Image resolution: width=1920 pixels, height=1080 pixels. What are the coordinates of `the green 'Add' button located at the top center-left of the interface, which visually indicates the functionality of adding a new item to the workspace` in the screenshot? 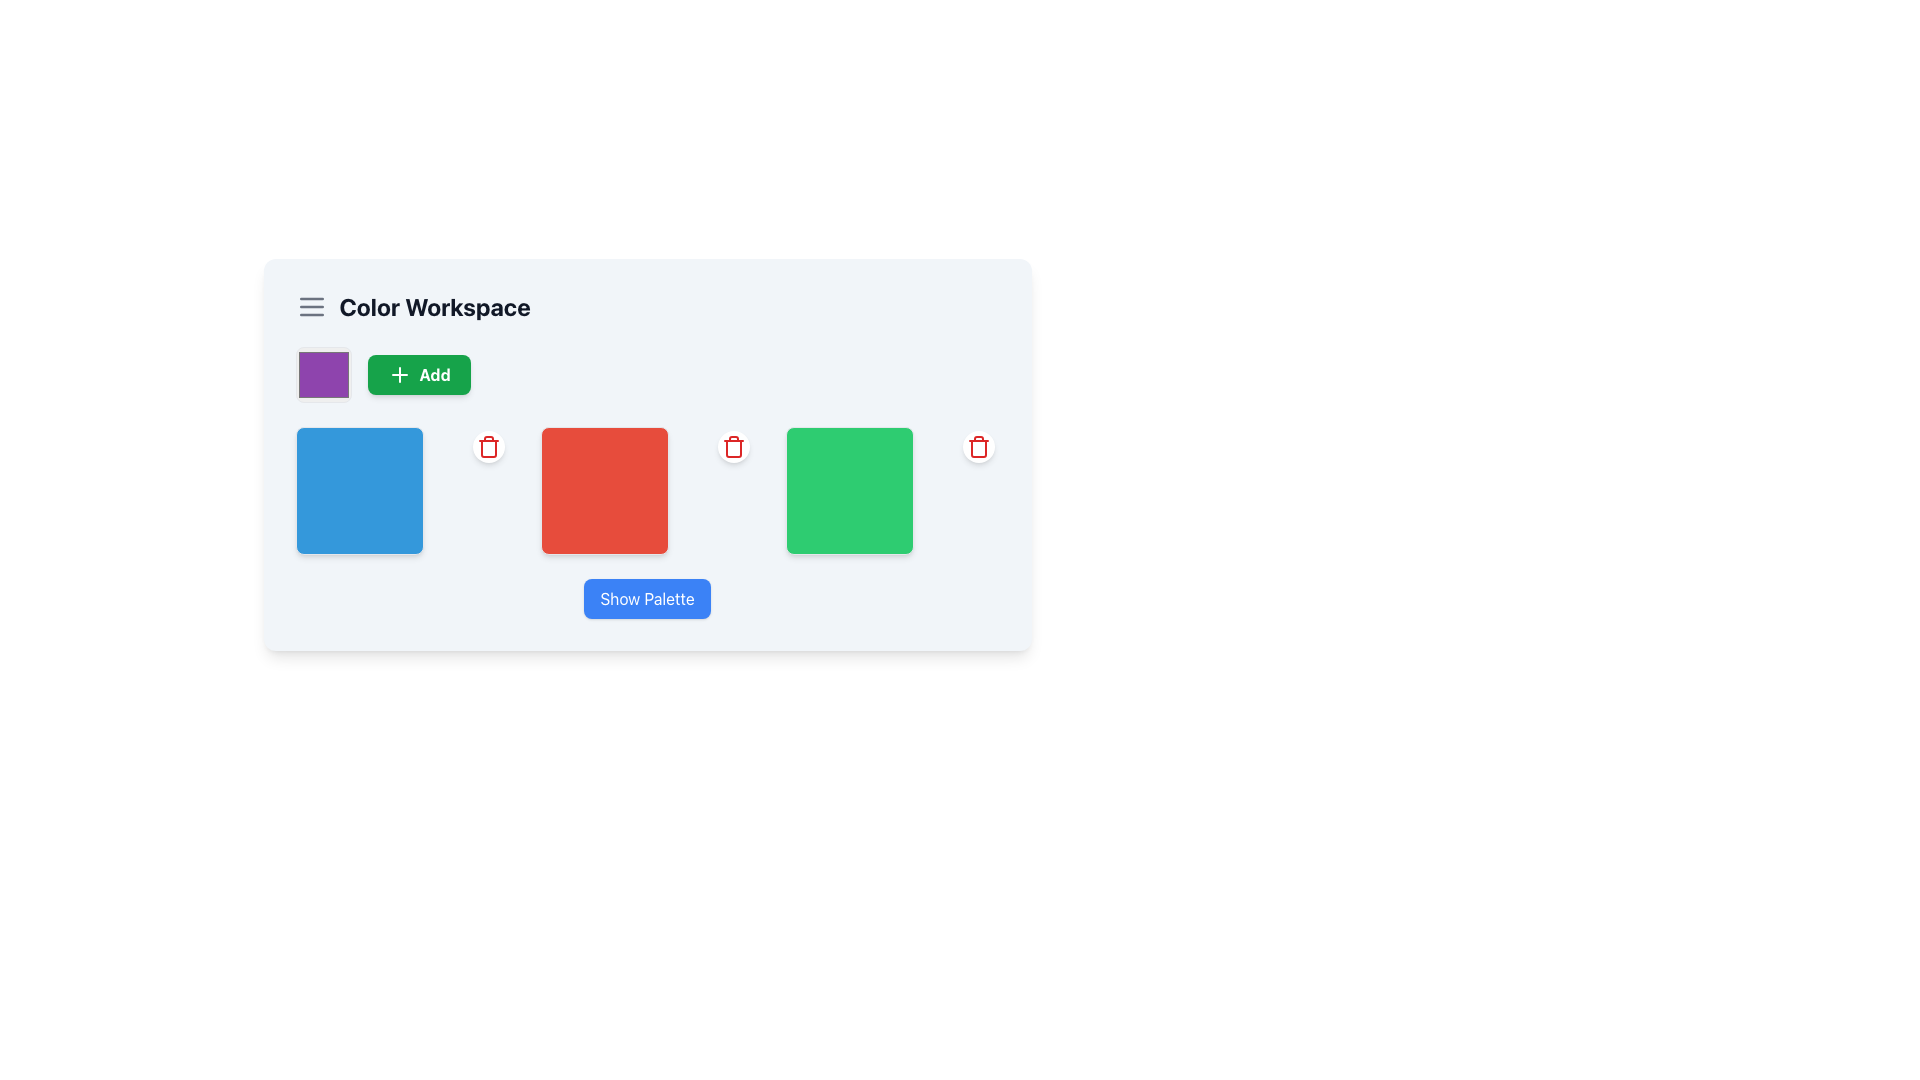 It's located at (399, 374).